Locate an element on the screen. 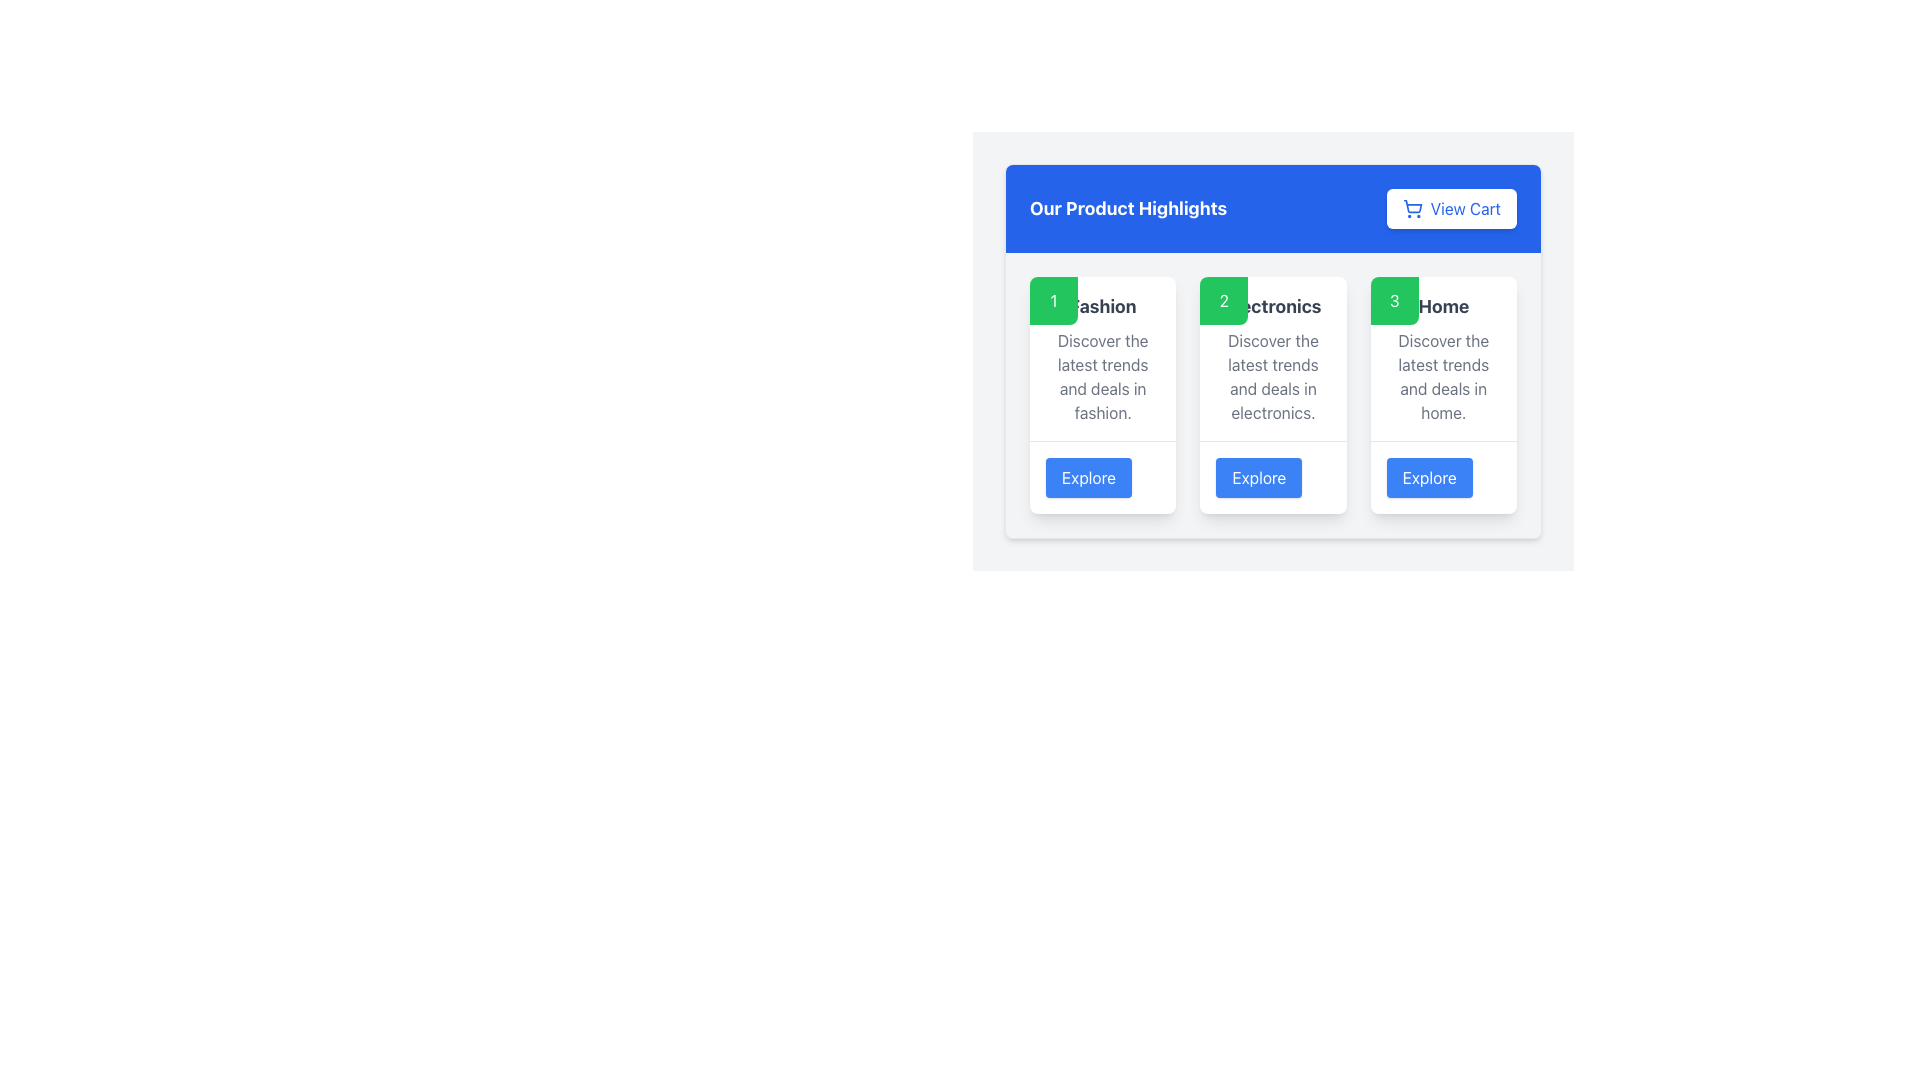 The image size is (1920, 1080). the informational text block located below the 'Fashion' text in the leftmost card of the horizontally arranged group of three cards, which is situated directly below the header 'Our Product Highlights.' is located at coordinates (1102, 377).